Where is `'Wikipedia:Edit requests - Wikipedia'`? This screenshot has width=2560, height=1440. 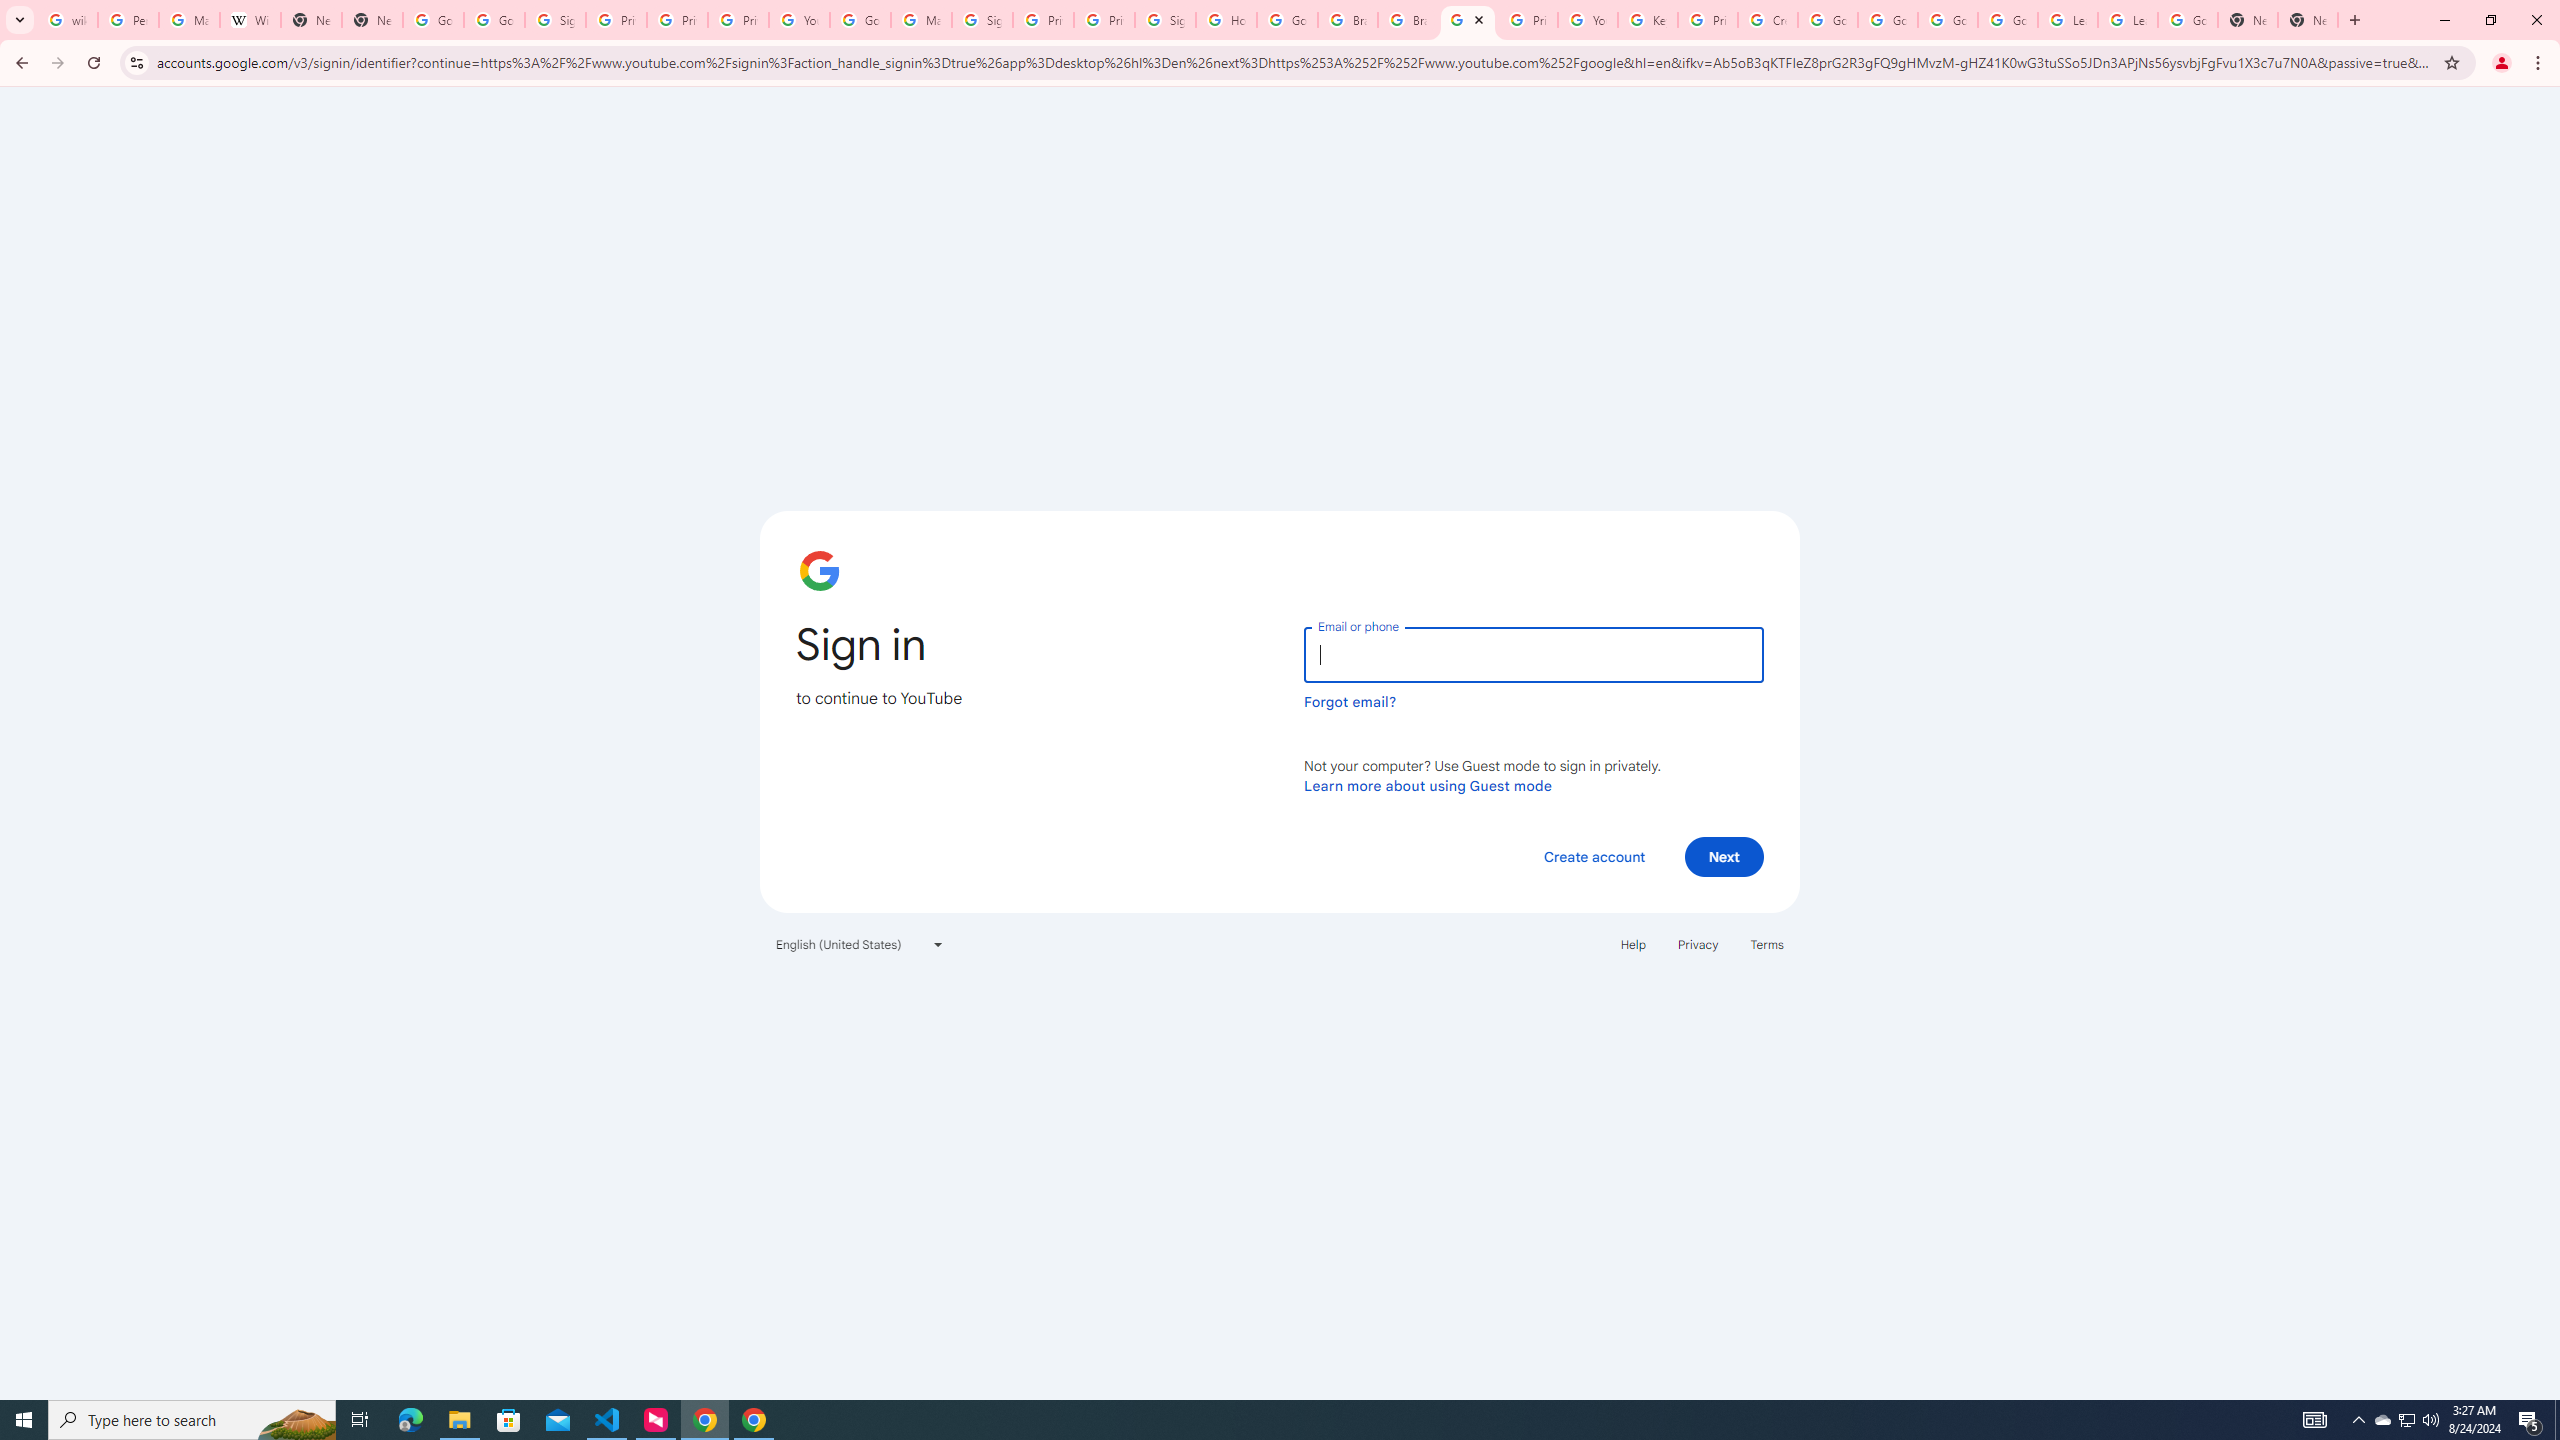
'Wikipedia:Edit requests - Wikipedia' is located at coordinates (248, 19).